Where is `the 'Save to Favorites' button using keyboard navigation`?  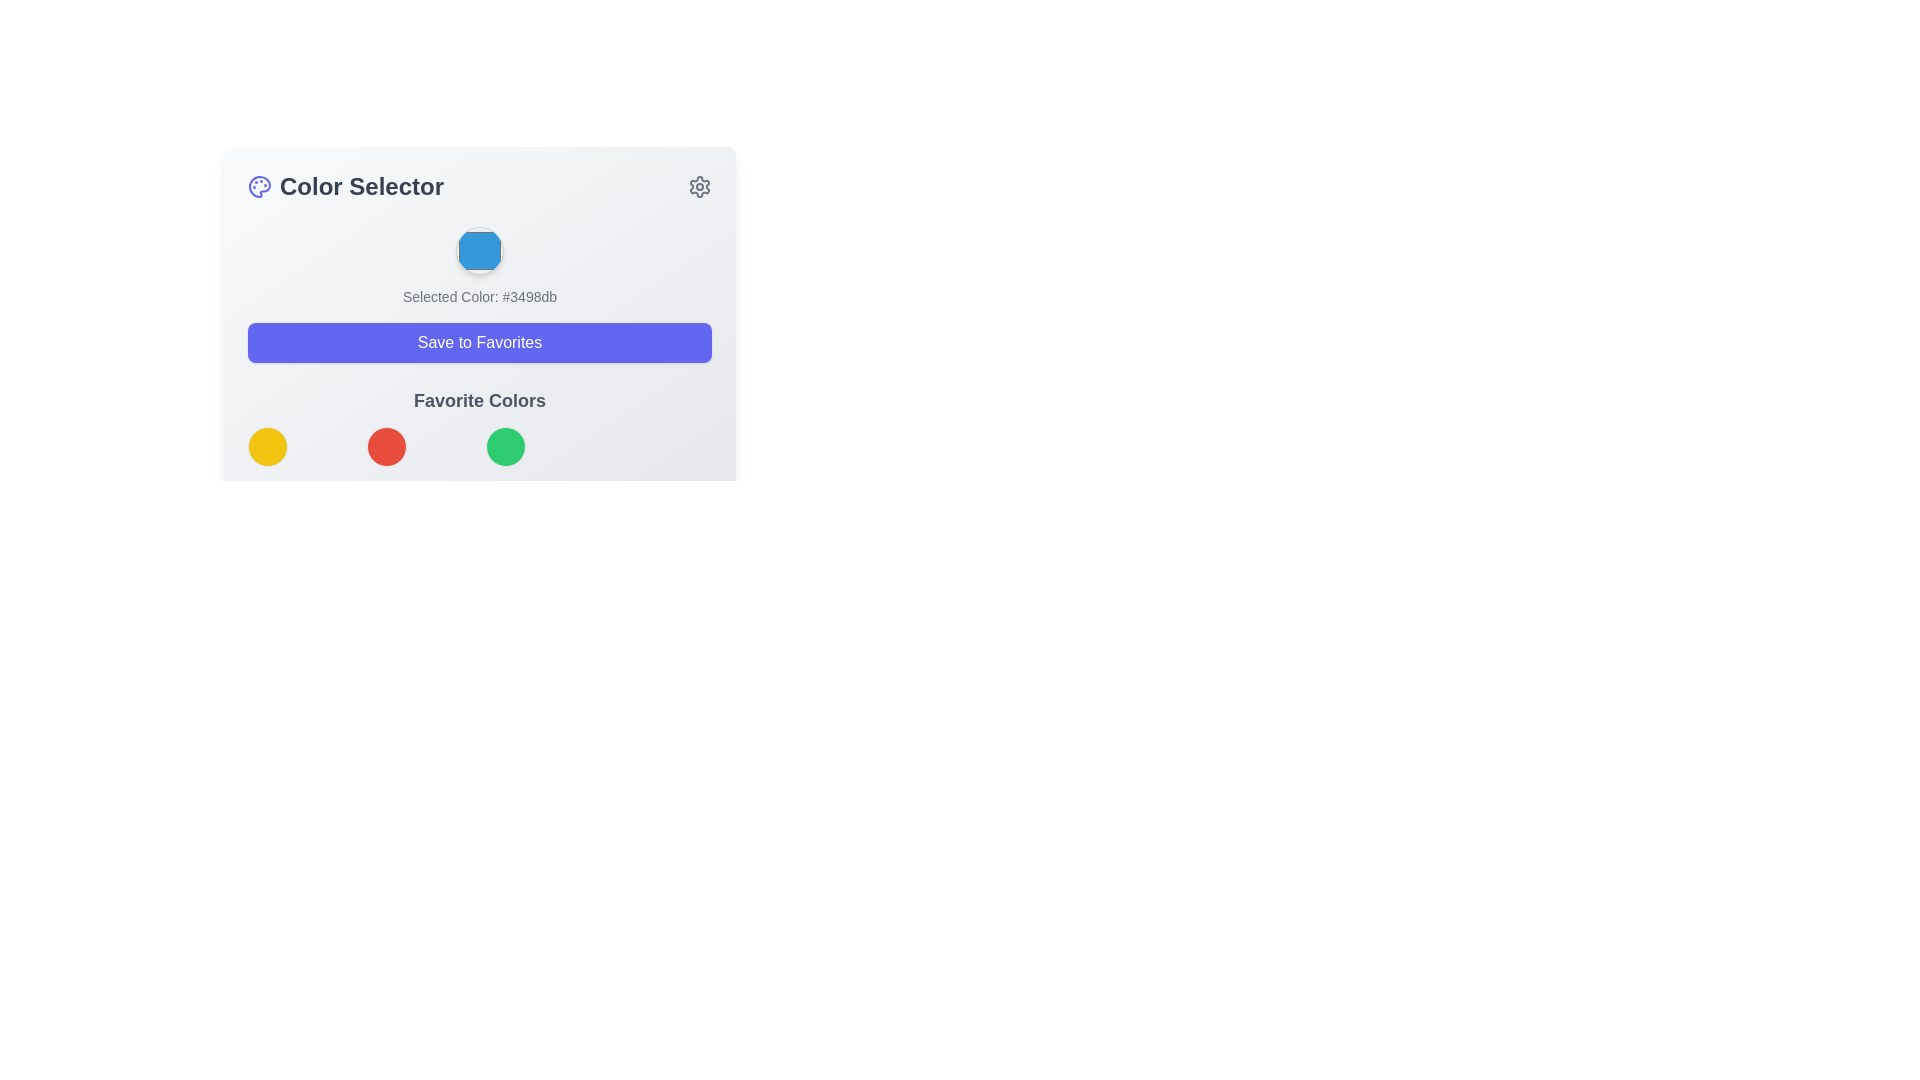 the 'Save to Favorites' button using keyboard navigation is located at coordinates (480, 342).